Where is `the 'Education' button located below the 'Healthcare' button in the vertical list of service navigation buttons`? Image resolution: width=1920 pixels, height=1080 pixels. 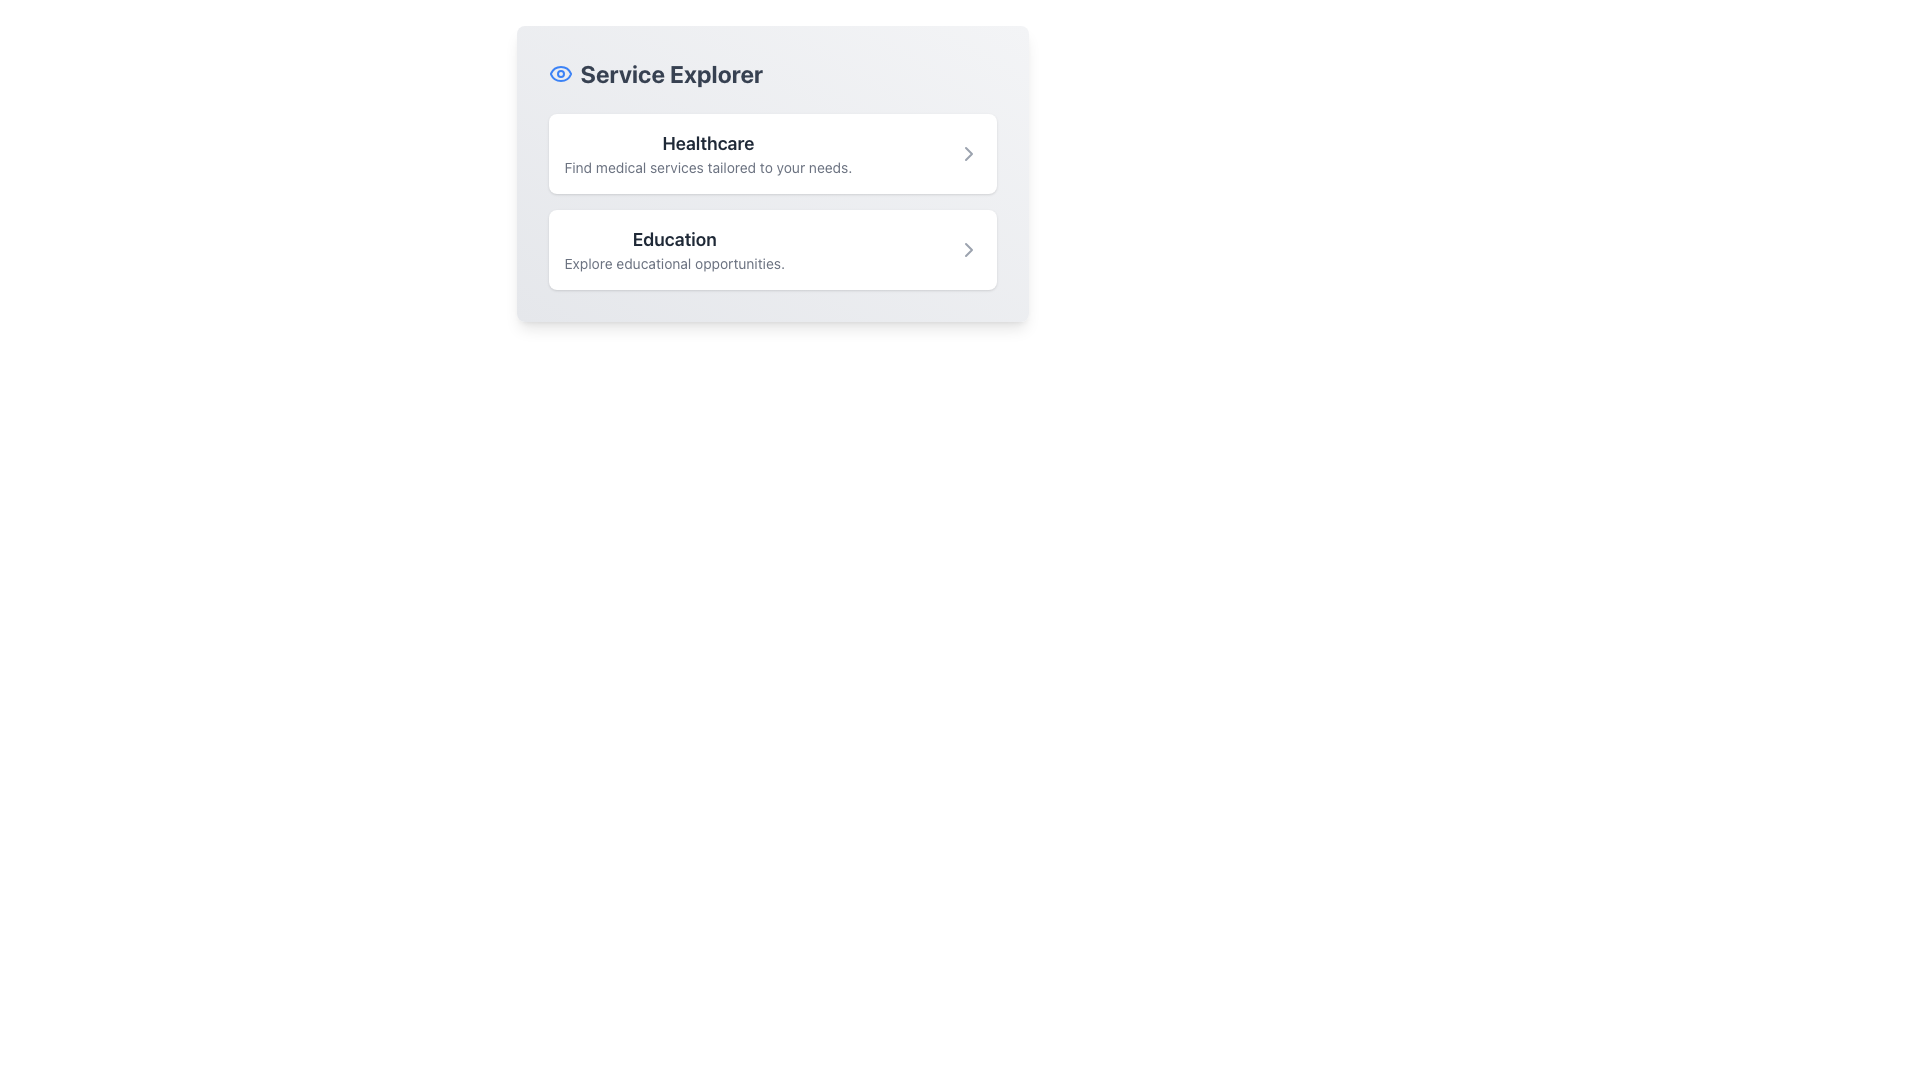
the 'Education' button located below the 'Healthcare' button in the vertical list of service navigation buttons is located at coordinates (771, 249).